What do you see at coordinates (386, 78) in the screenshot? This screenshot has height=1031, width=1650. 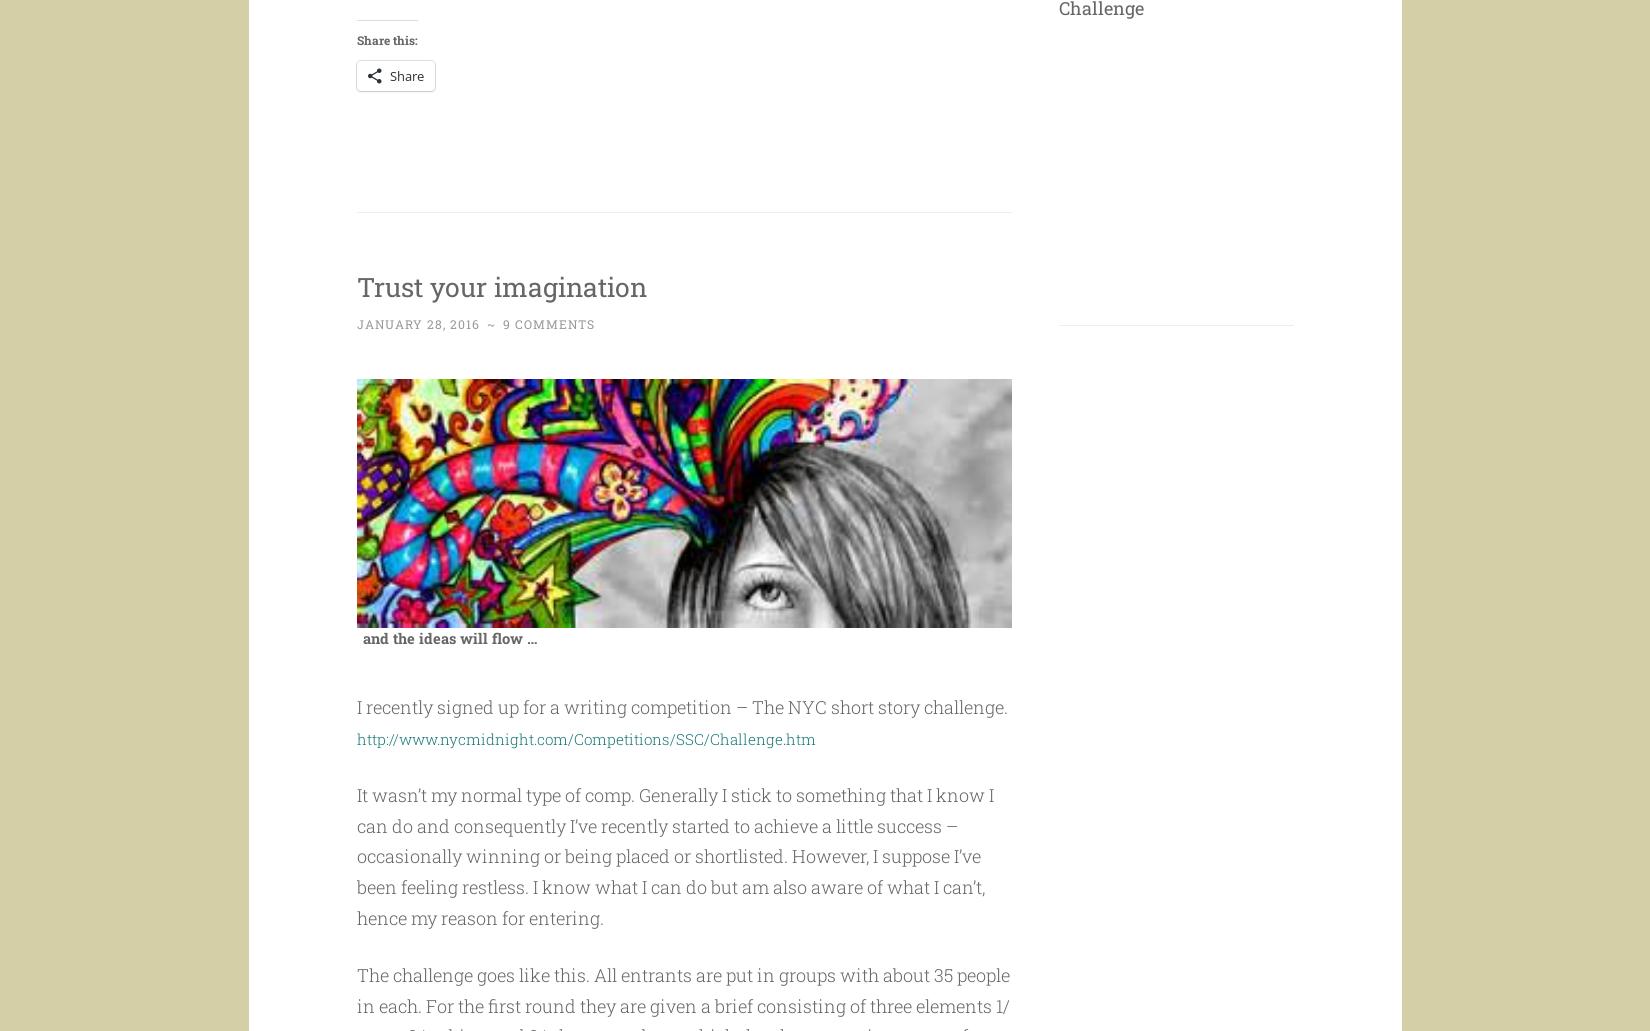 I see `'Share this:'` at bounding box center [386, 78].